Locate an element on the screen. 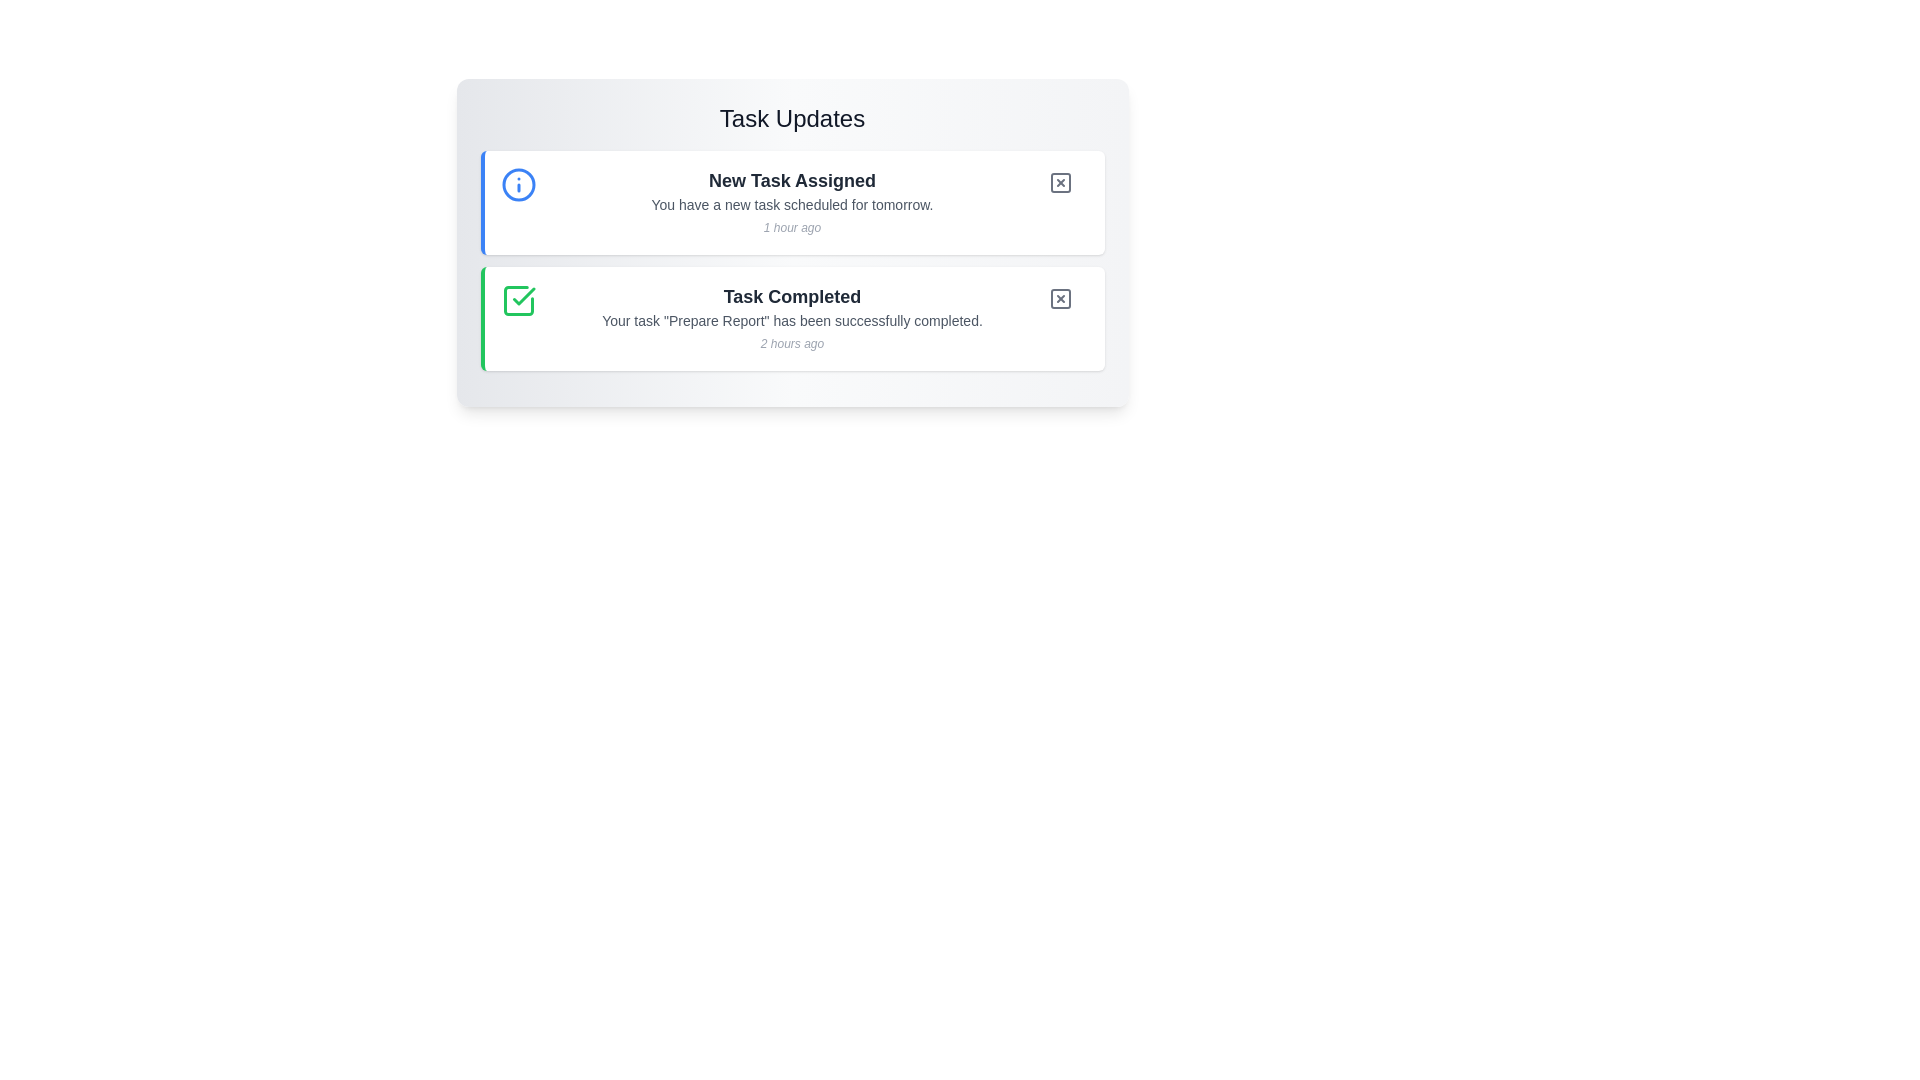 The height and width of the screenshot is (1080, 1920). the informational icon located to the far left of the 'New Task Assigned' task update is located at coordinates (518, 185).